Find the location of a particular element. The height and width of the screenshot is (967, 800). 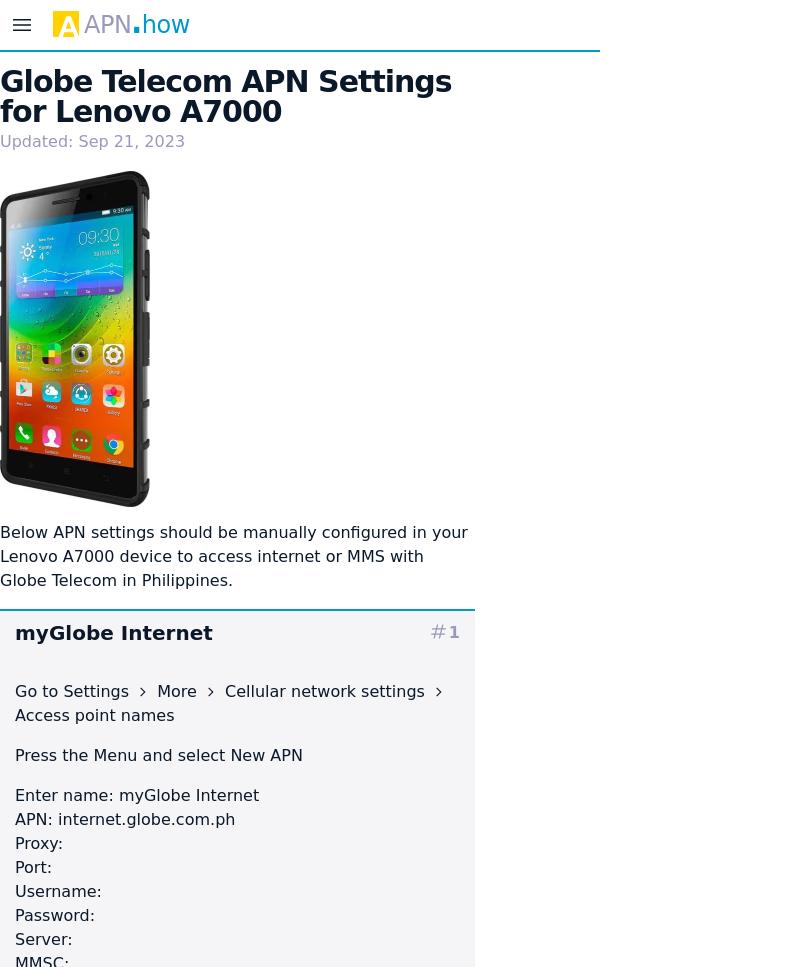

'APN:' is located at coordinates (35, 817).